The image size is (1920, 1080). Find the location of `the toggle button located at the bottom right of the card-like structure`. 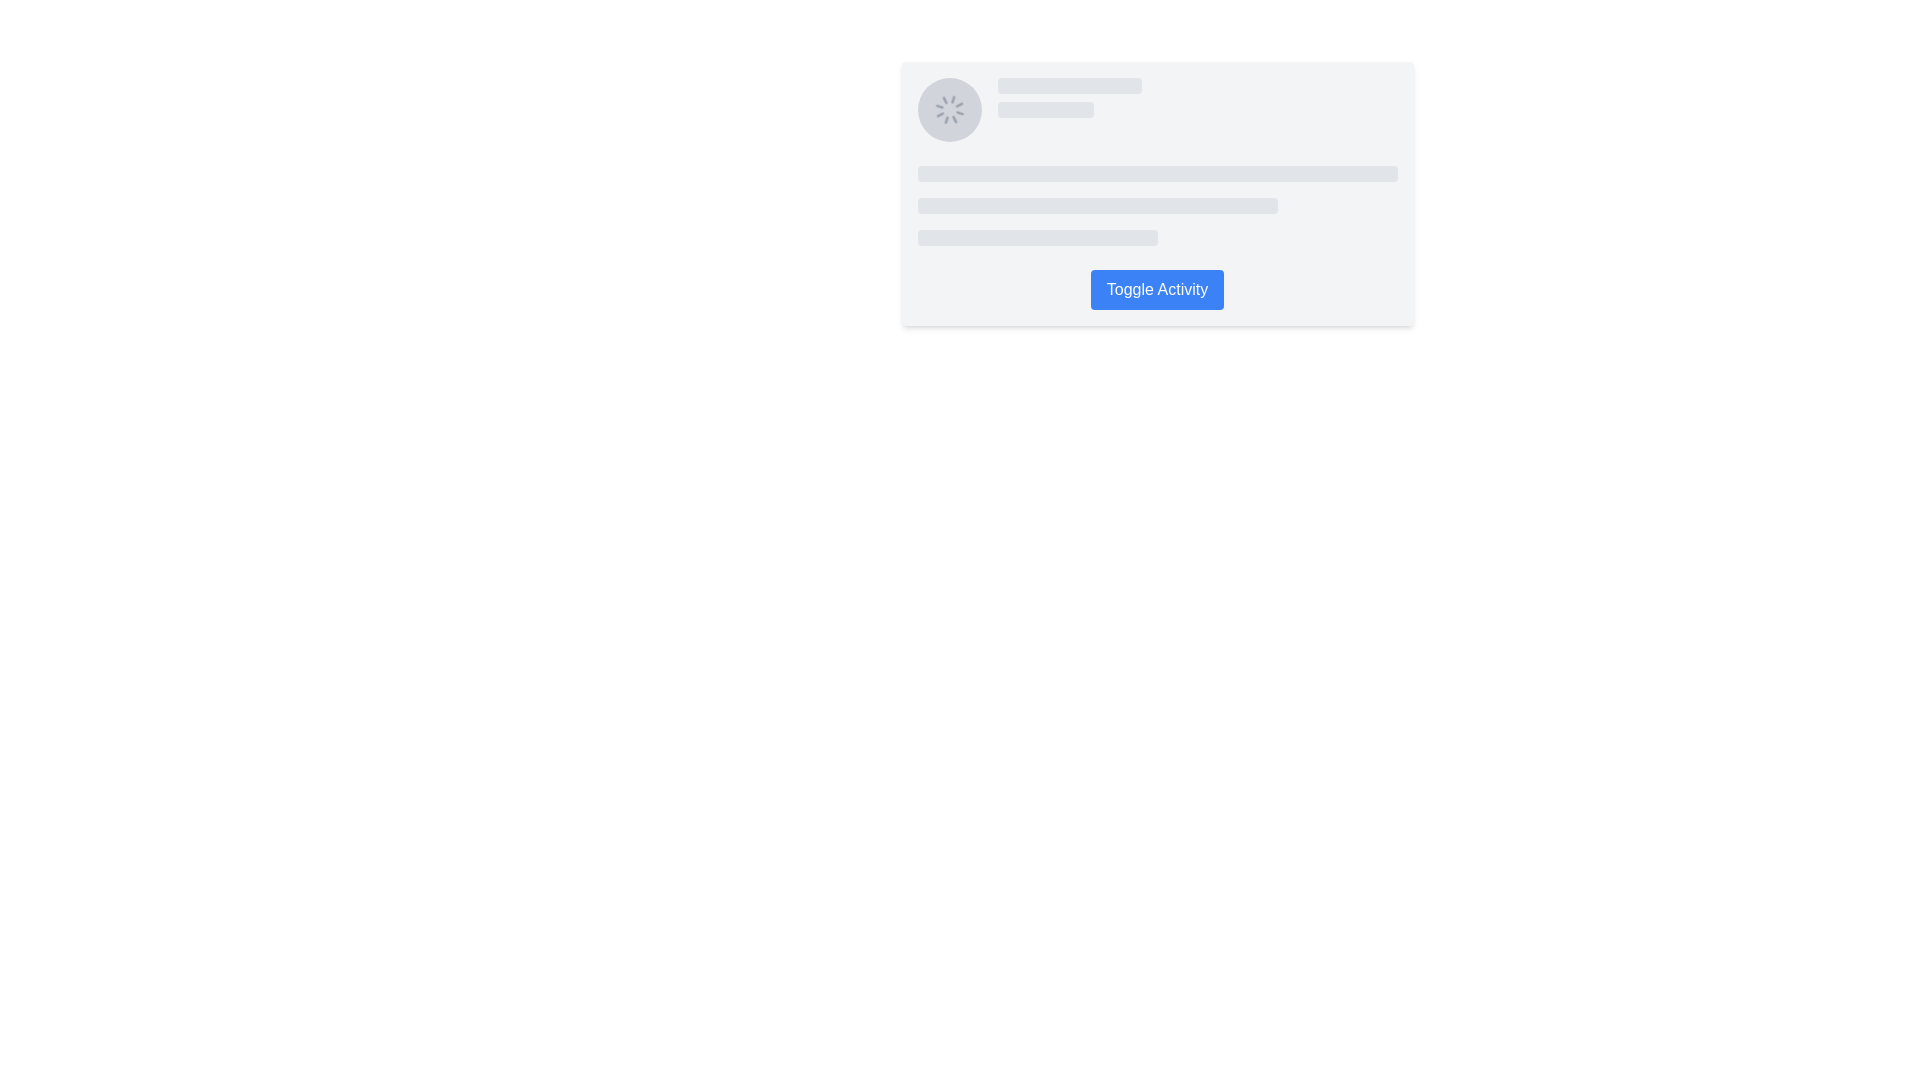

the toggle button located at the bottom right of the card-like structure is located at coordinates (1157, 289).